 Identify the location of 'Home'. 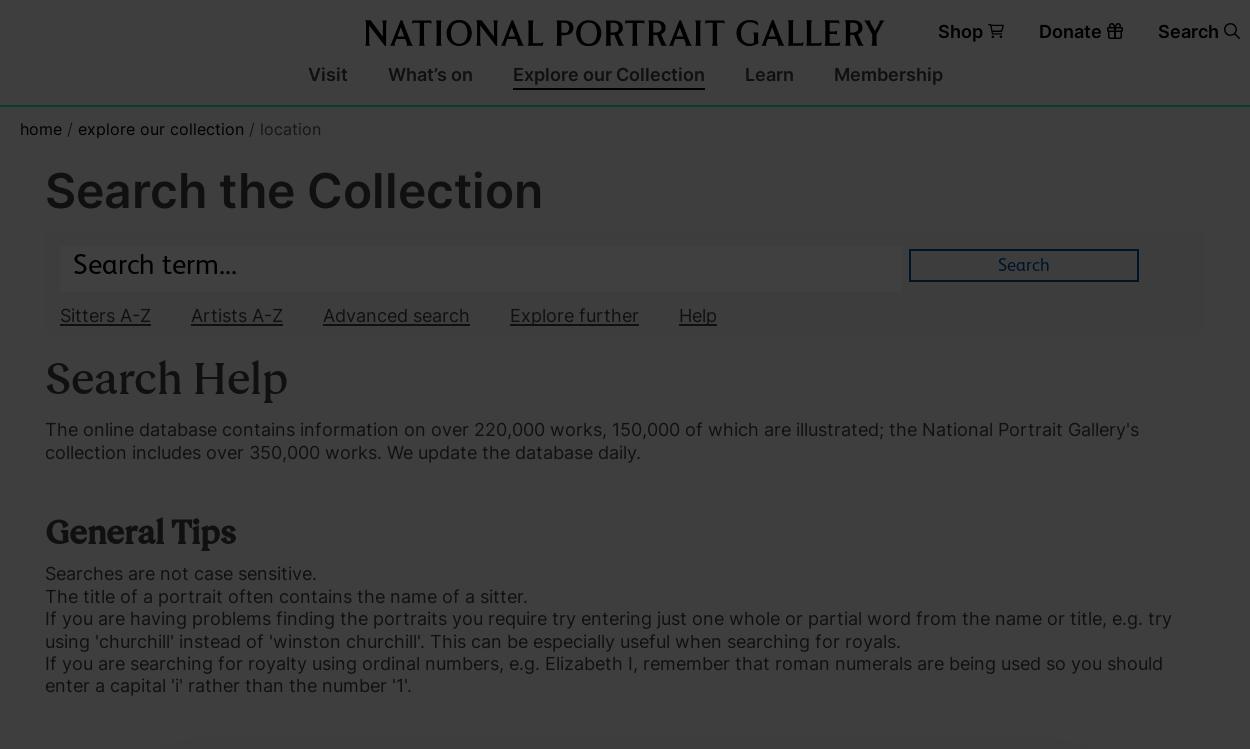
(41, 128).